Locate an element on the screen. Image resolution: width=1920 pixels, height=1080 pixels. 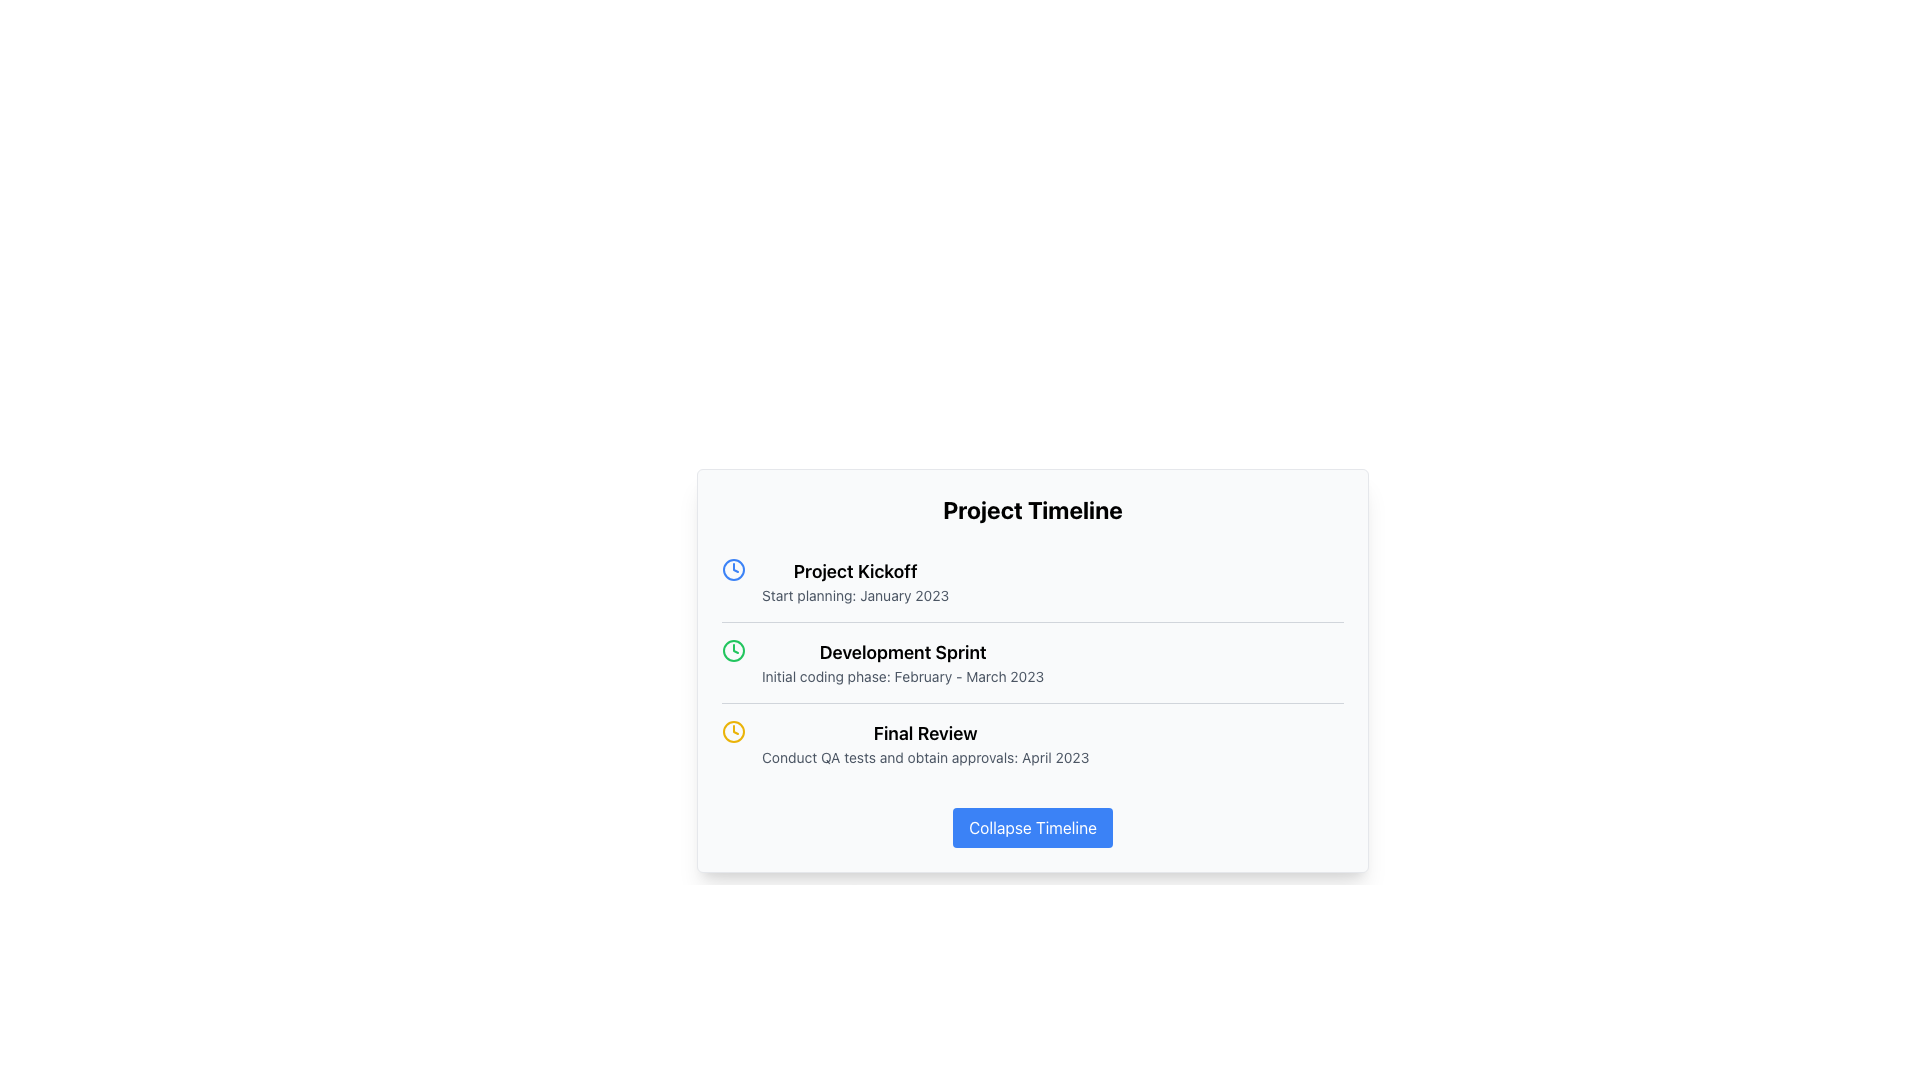
the time or deadline icon representing the 'Project Kickoff' event, which is located to the left of the text 'Project Kickoff' is located at coordinates (733, 570).